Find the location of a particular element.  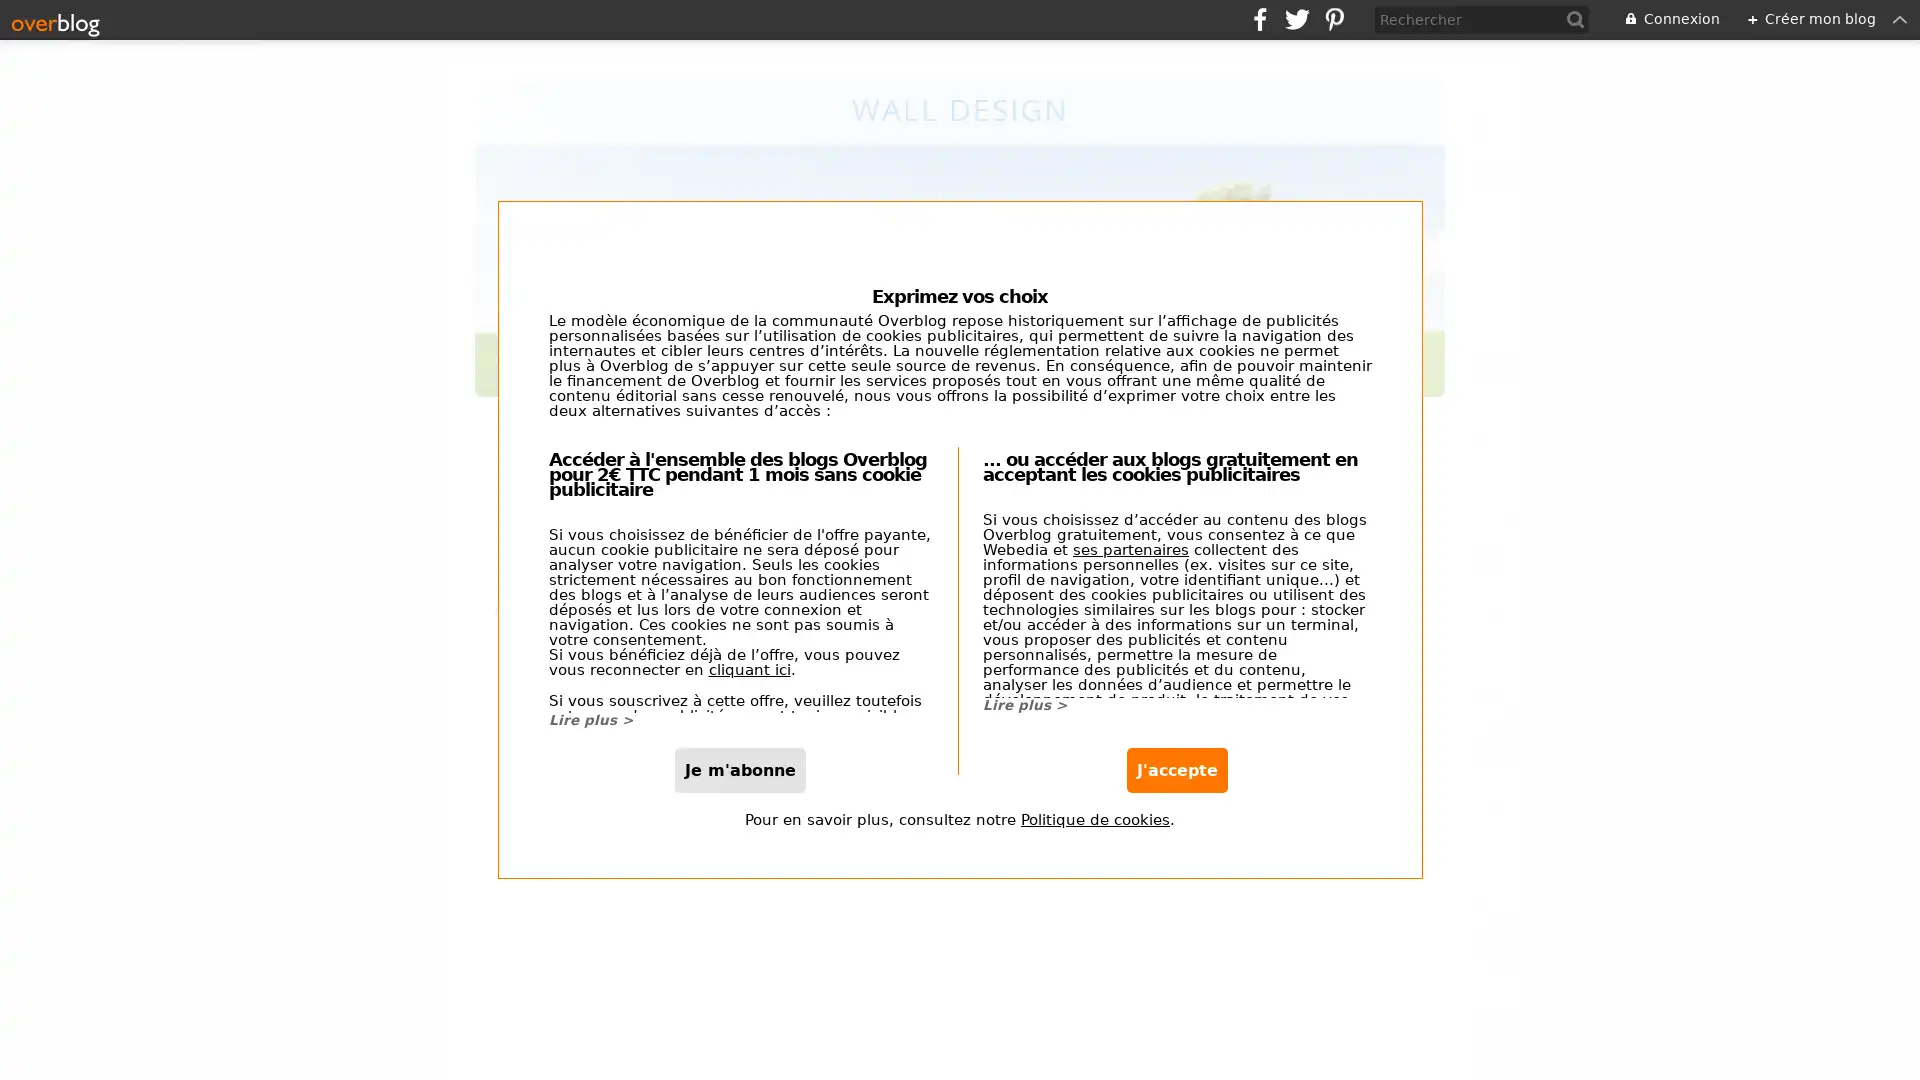

J'accepte is located at coordinates (1176, 795).